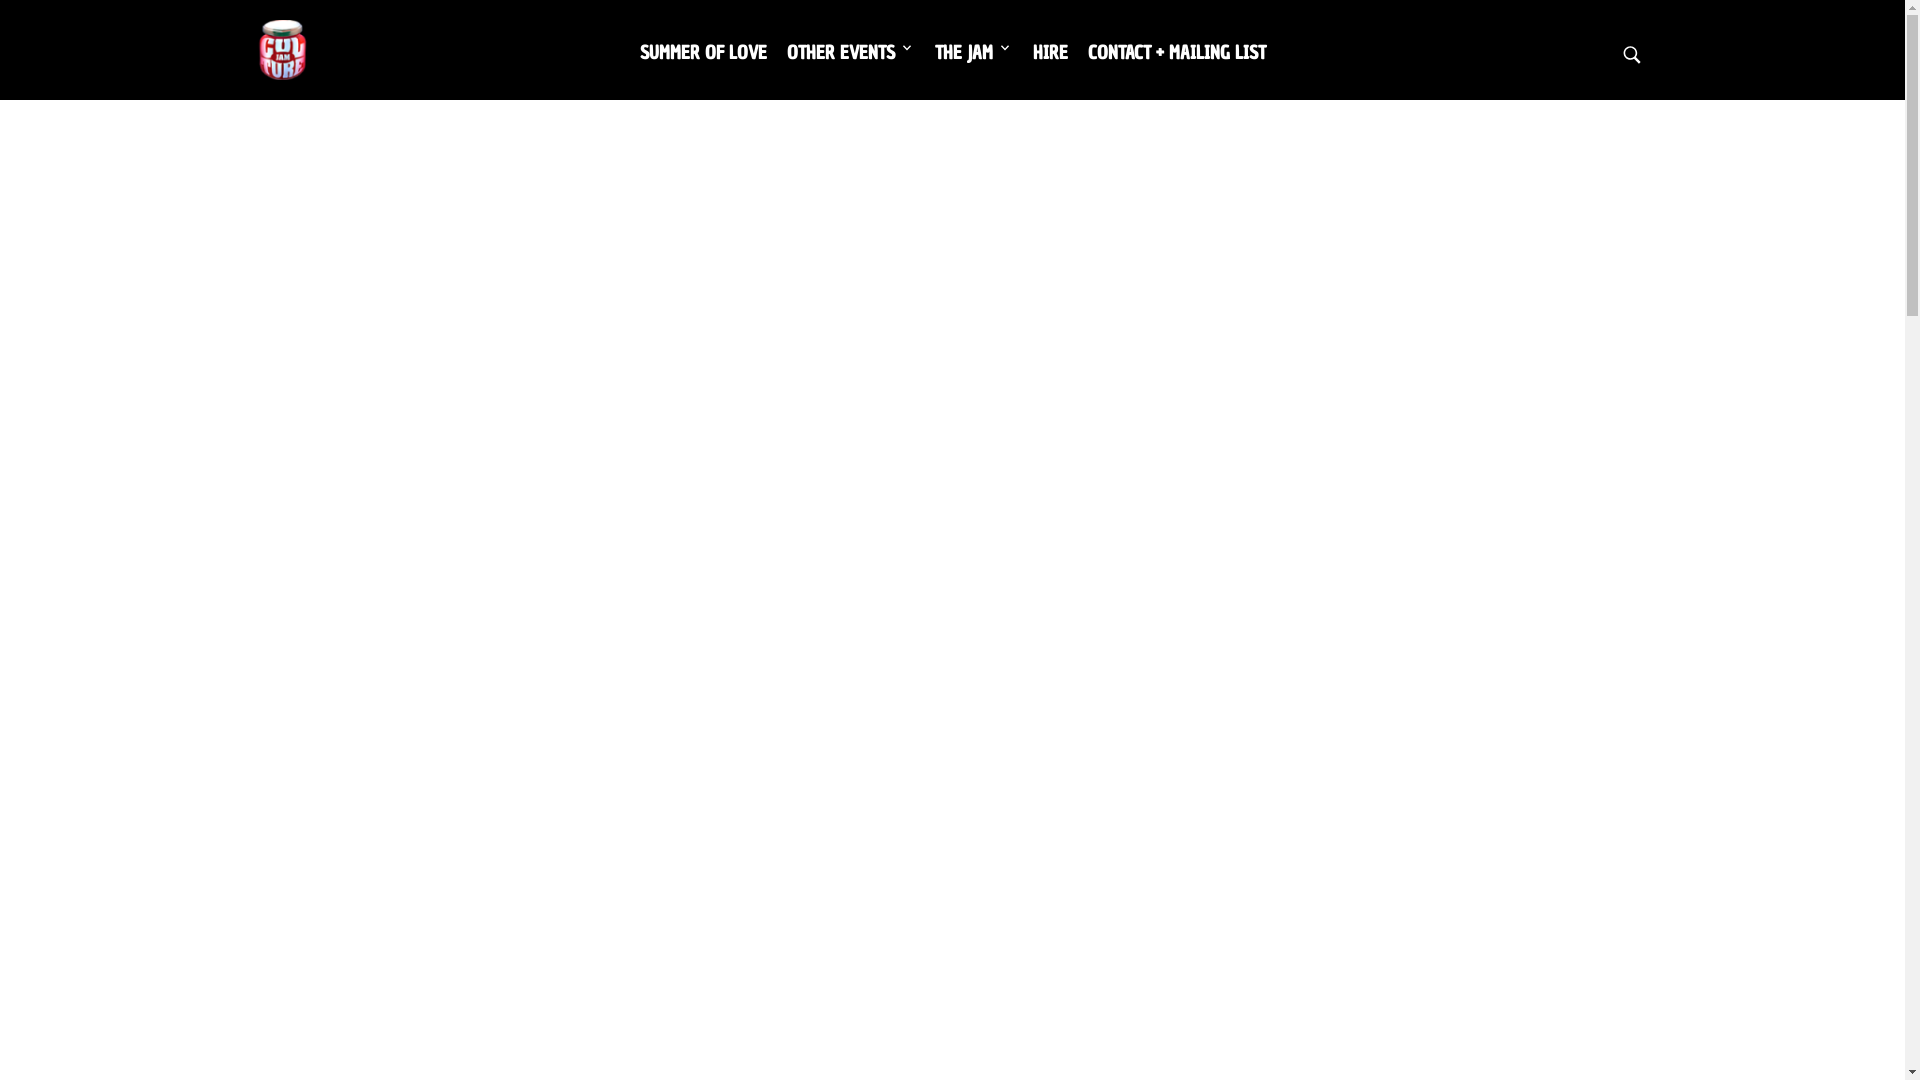  I want to click on 'SUMMER OF LOVE', so click(703, 51).